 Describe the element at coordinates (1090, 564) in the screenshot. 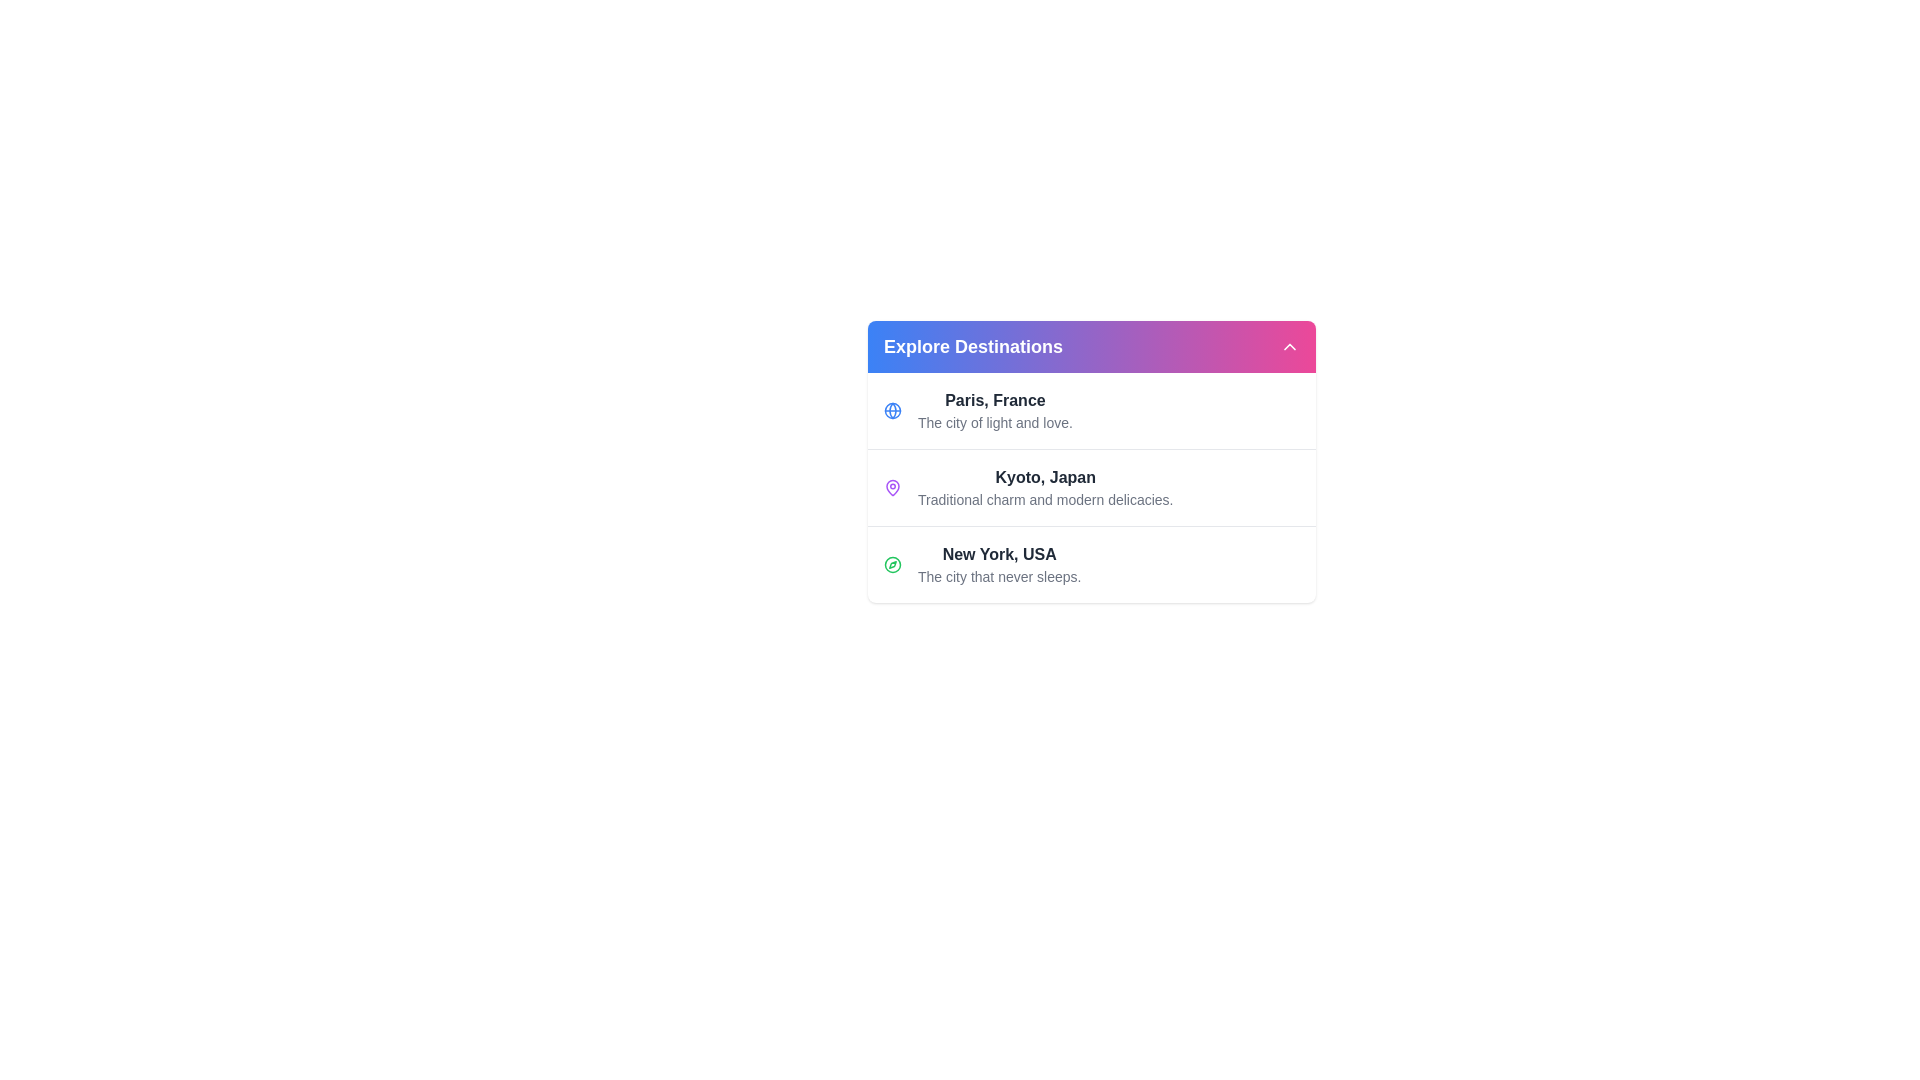

I see `the list item representing 'New York, USA'` at that location.